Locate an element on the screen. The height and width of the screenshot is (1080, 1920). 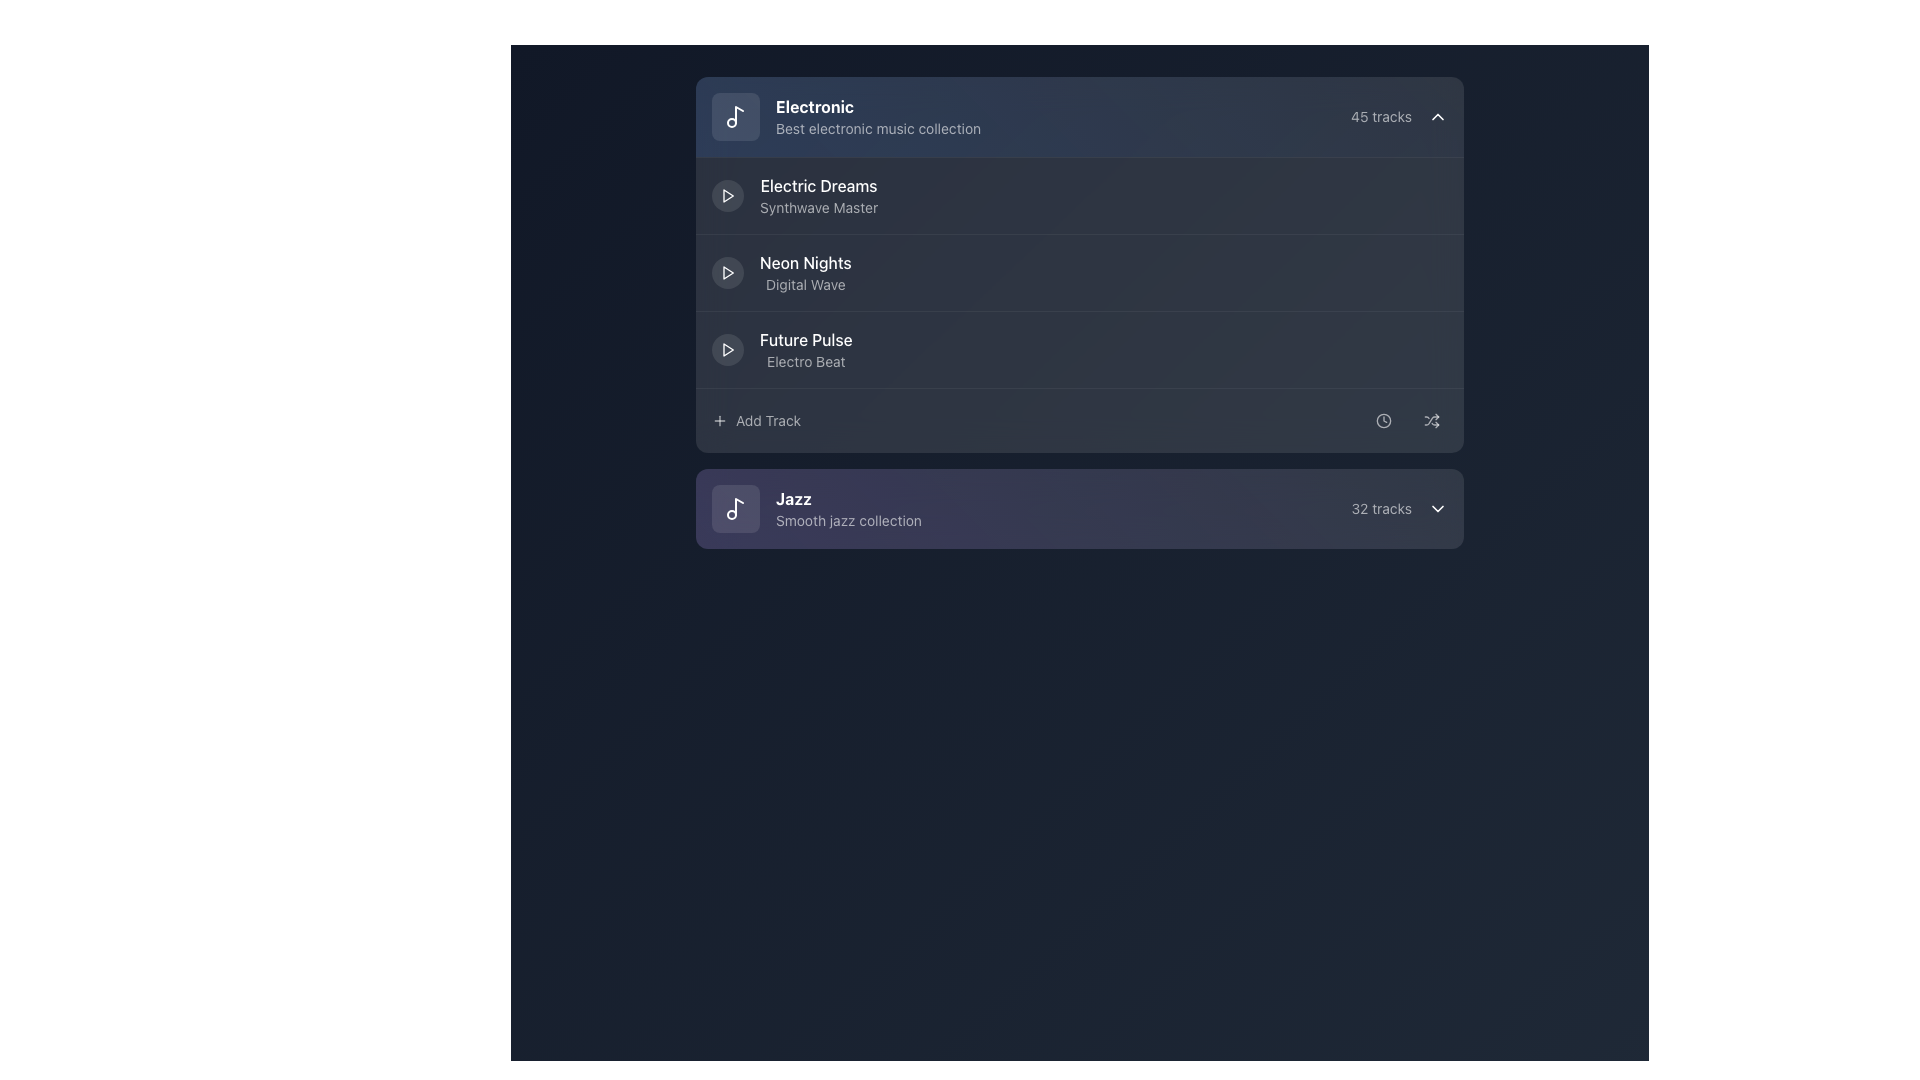
the non-interactive text label displaying the title of a music track or playlist in the 'Electronic' section, positioned above the subtitle 'Synthwave Master' is located at coordinates (819, 185).